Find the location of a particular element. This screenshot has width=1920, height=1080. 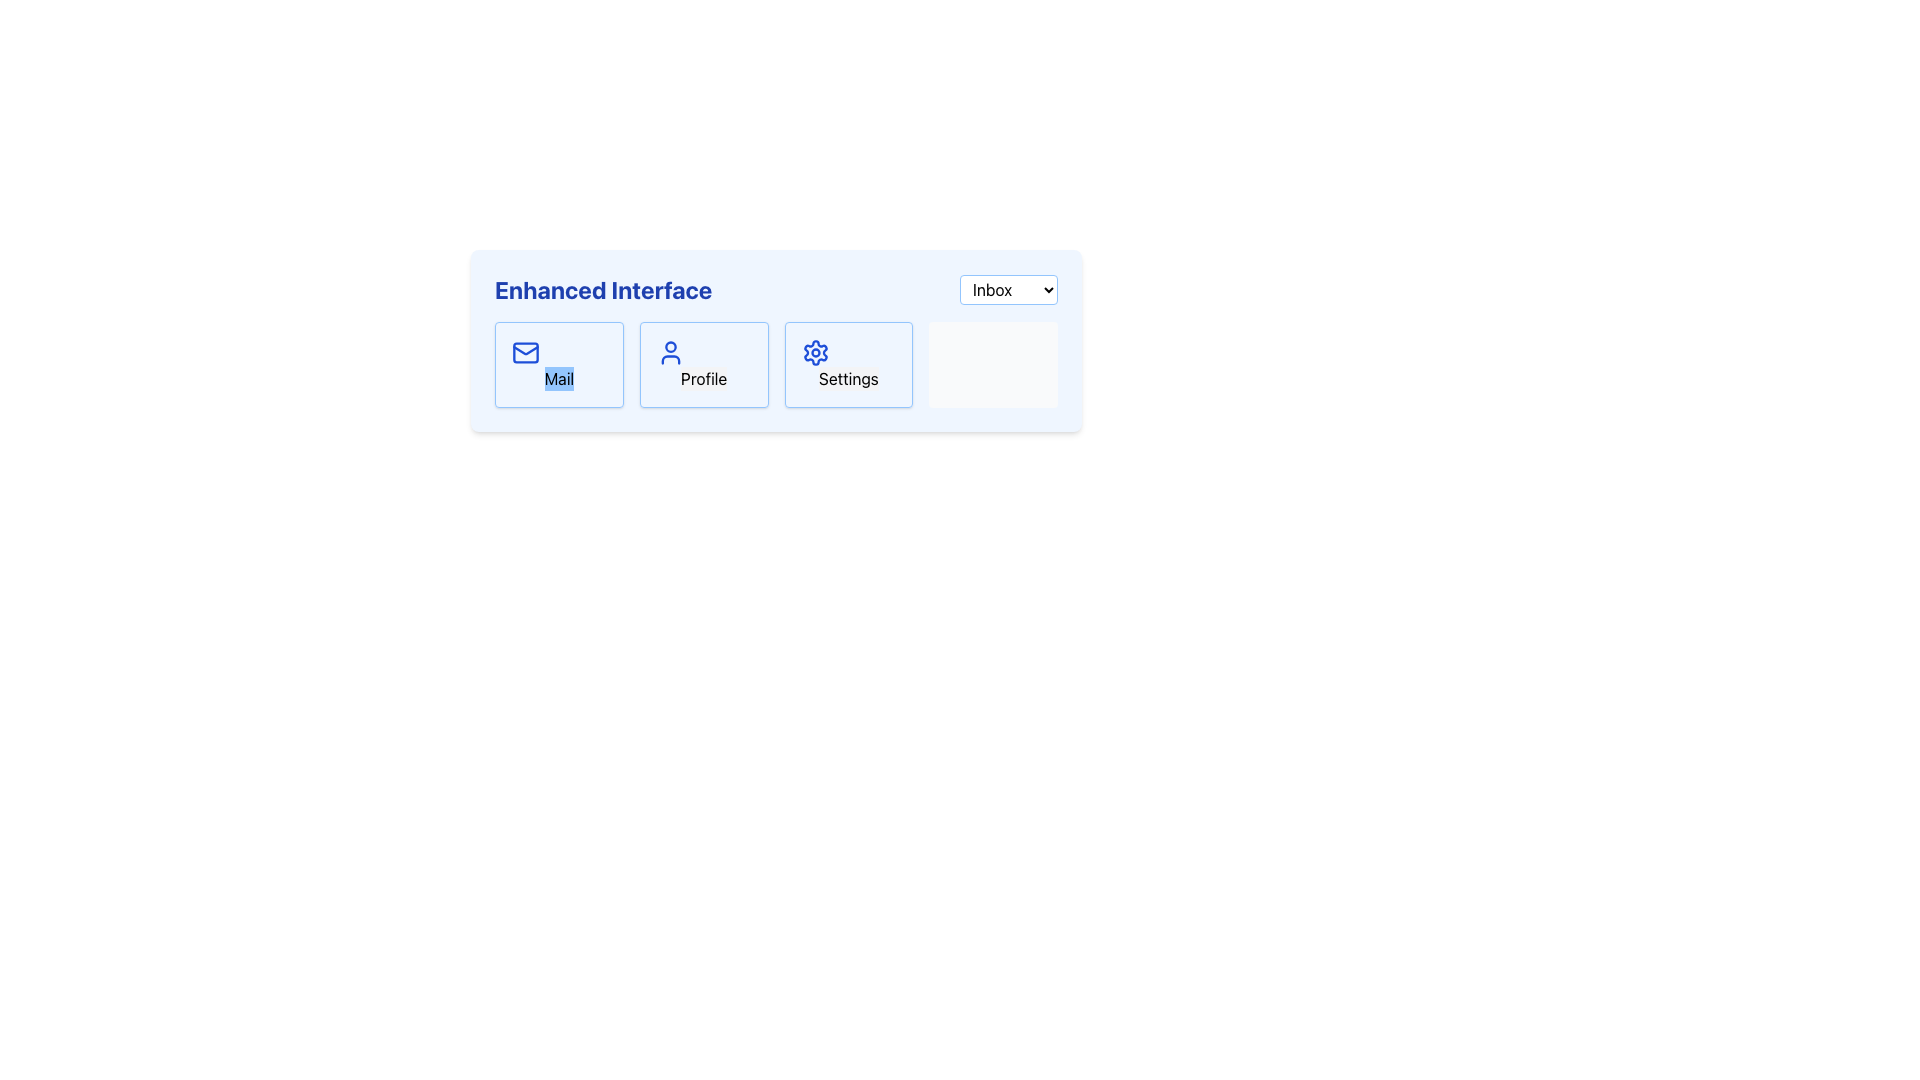

the blue human figure icon located within the 'Profile' button, which is the second button from the left in the horizontal layout is located at coordinates (670, 352).